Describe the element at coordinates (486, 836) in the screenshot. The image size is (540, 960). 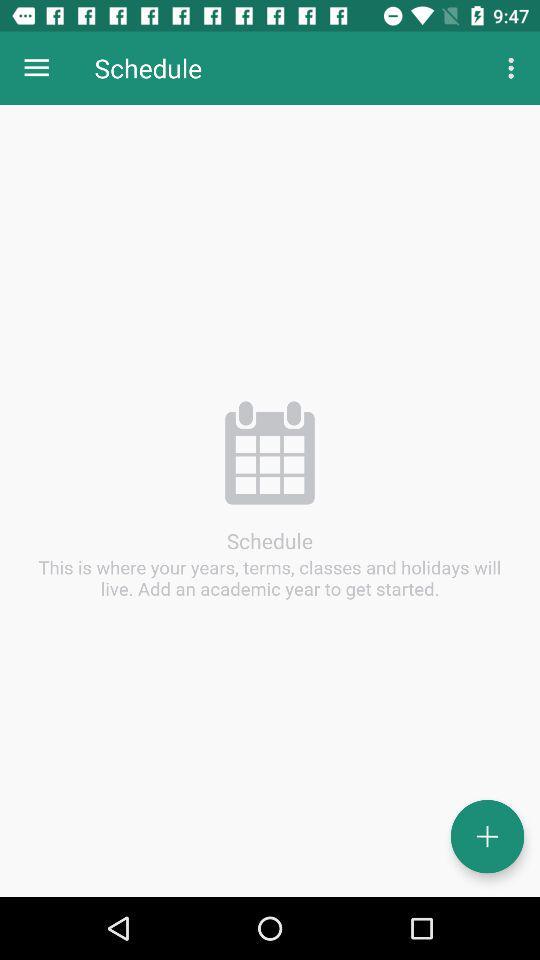
I see `to schedule` at that location.